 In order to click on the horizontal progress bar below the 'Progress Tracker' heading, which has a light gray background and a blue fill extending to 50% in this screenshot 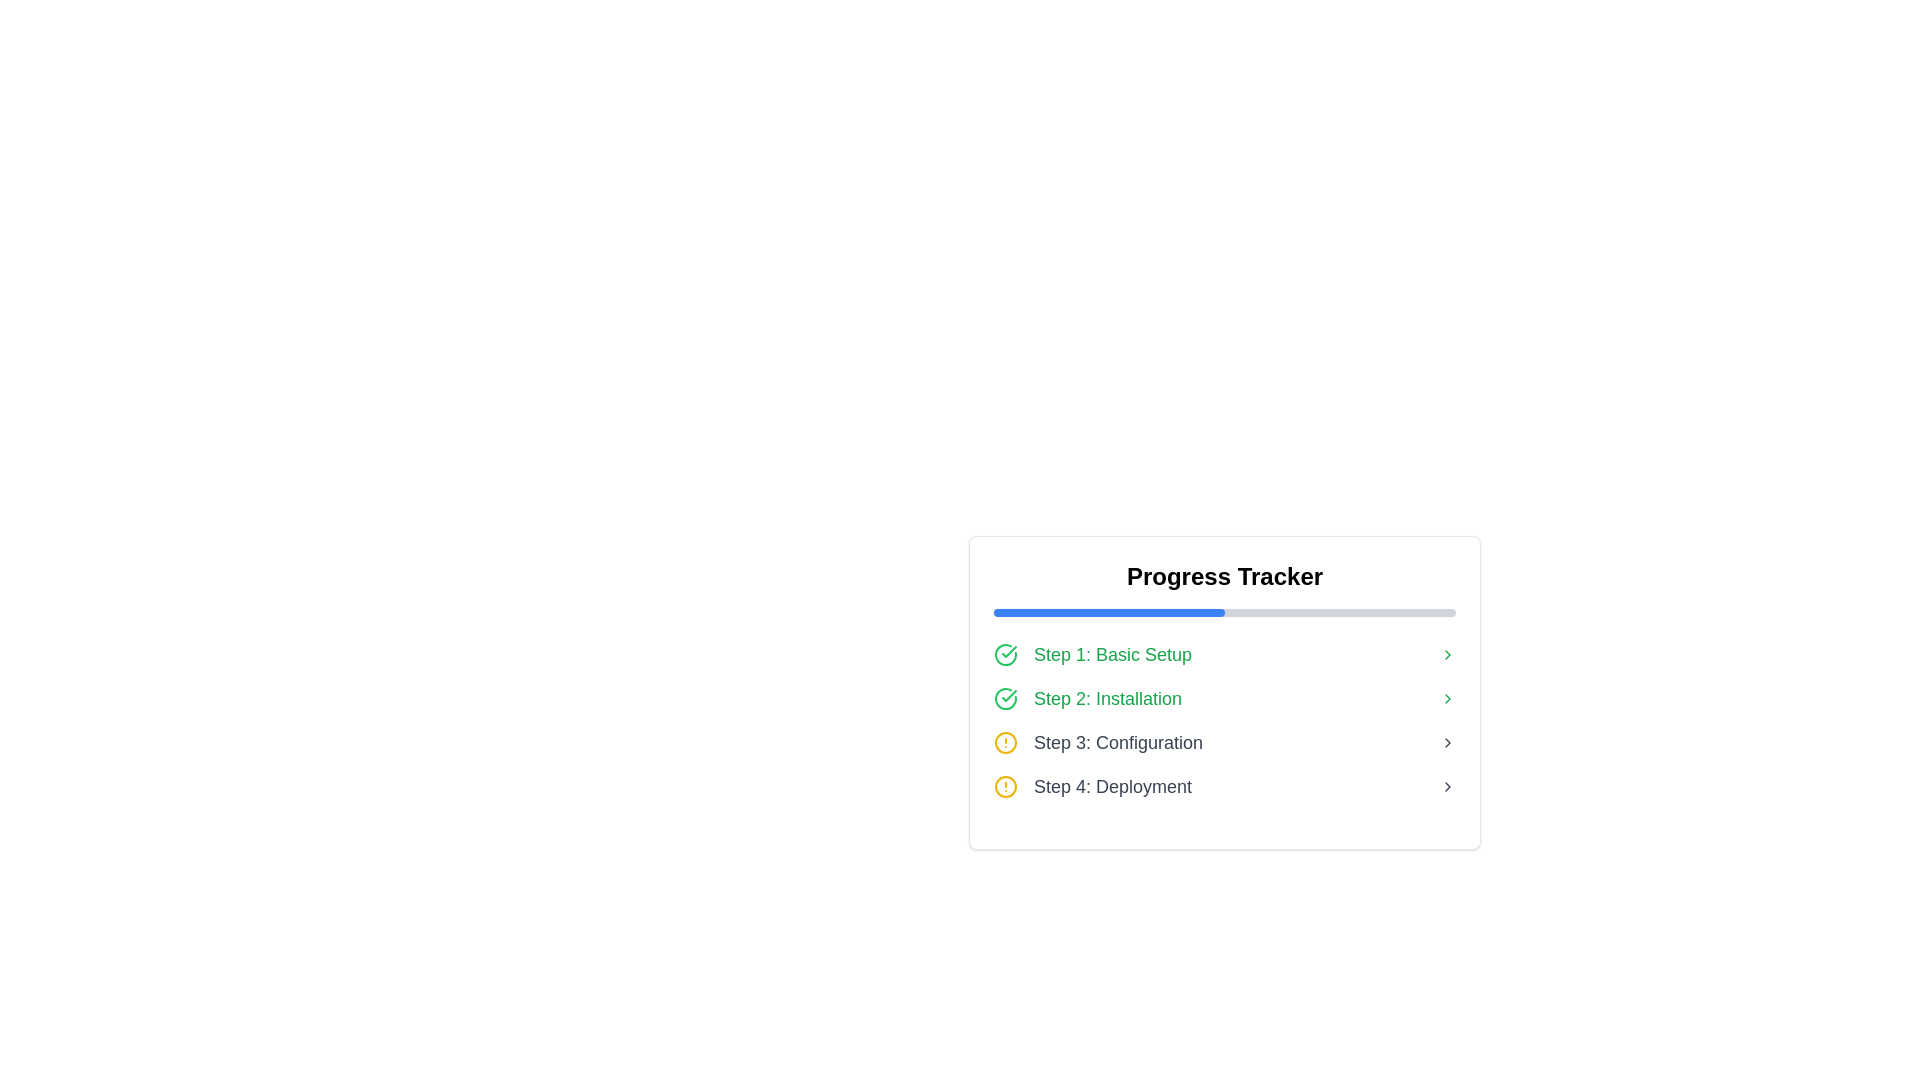, I will do `click(1223, 612)`.